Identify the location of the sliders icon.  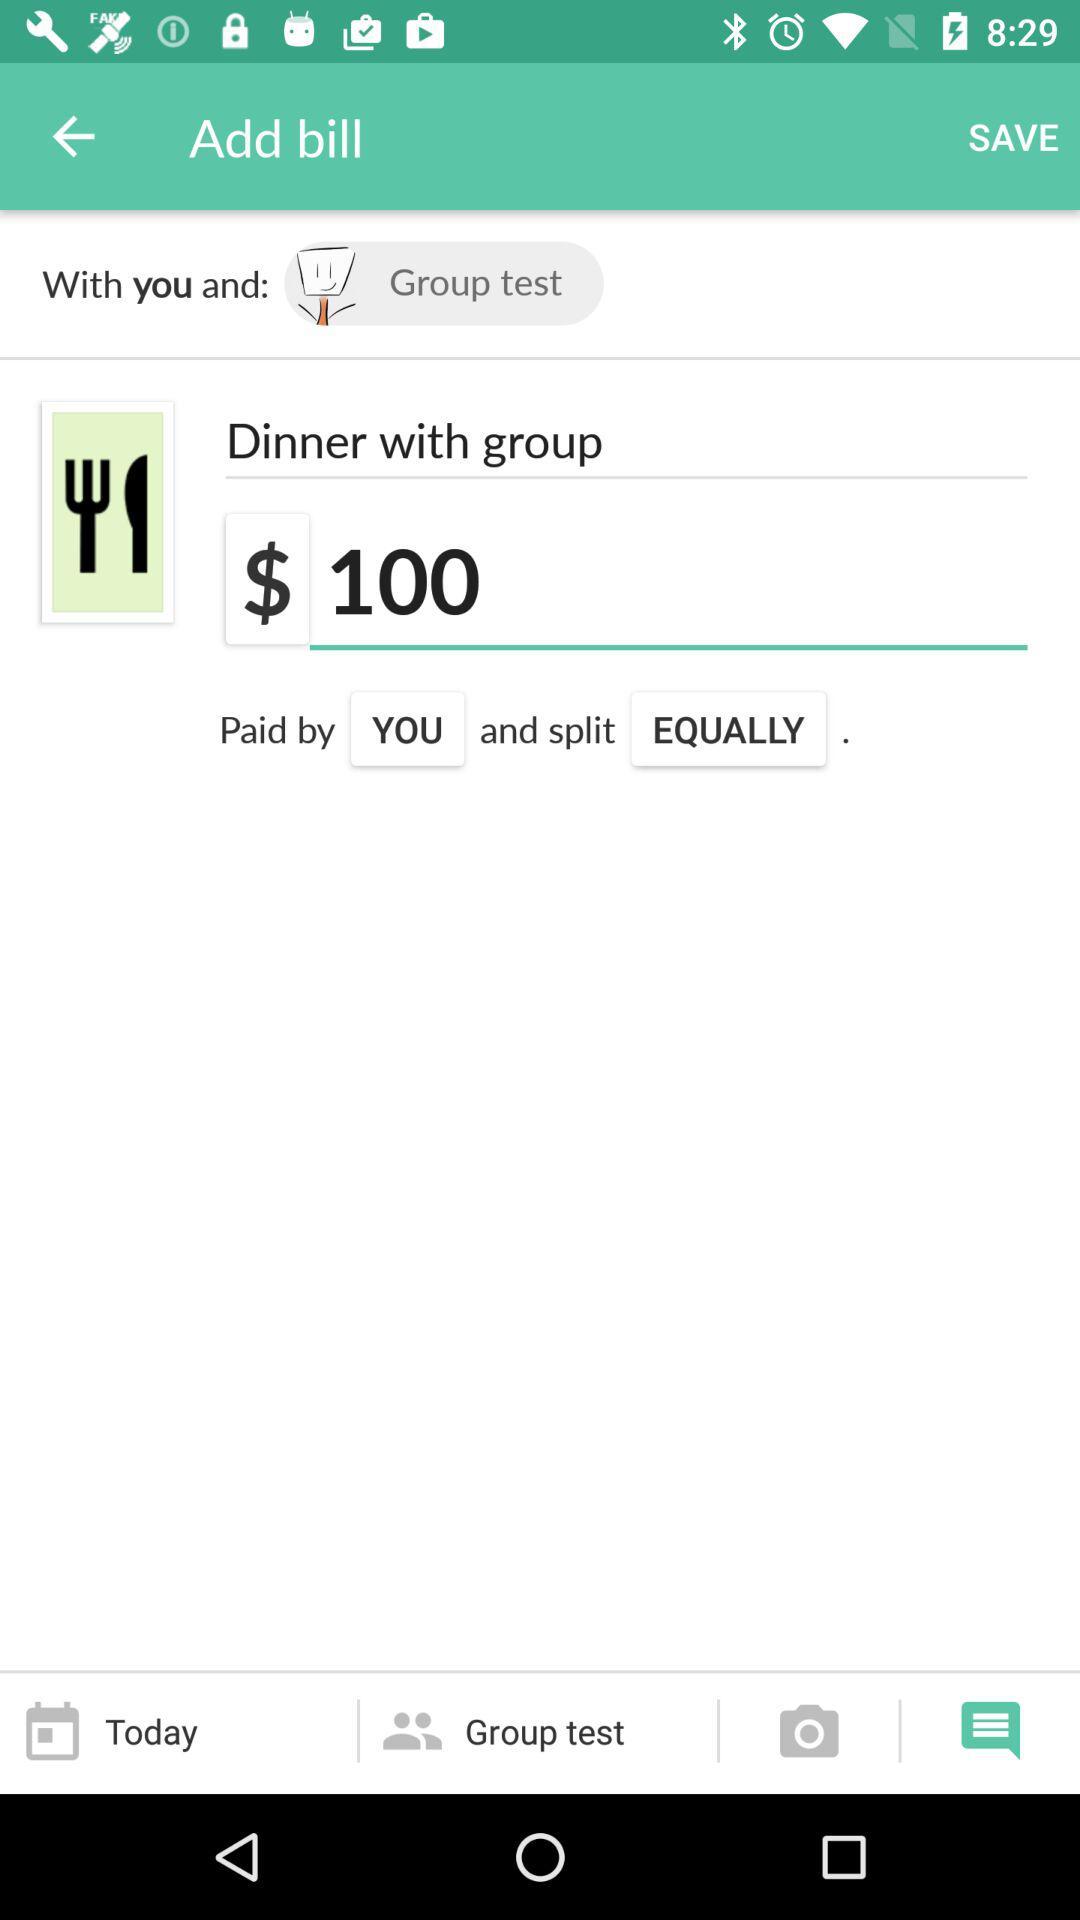
(107, 512).